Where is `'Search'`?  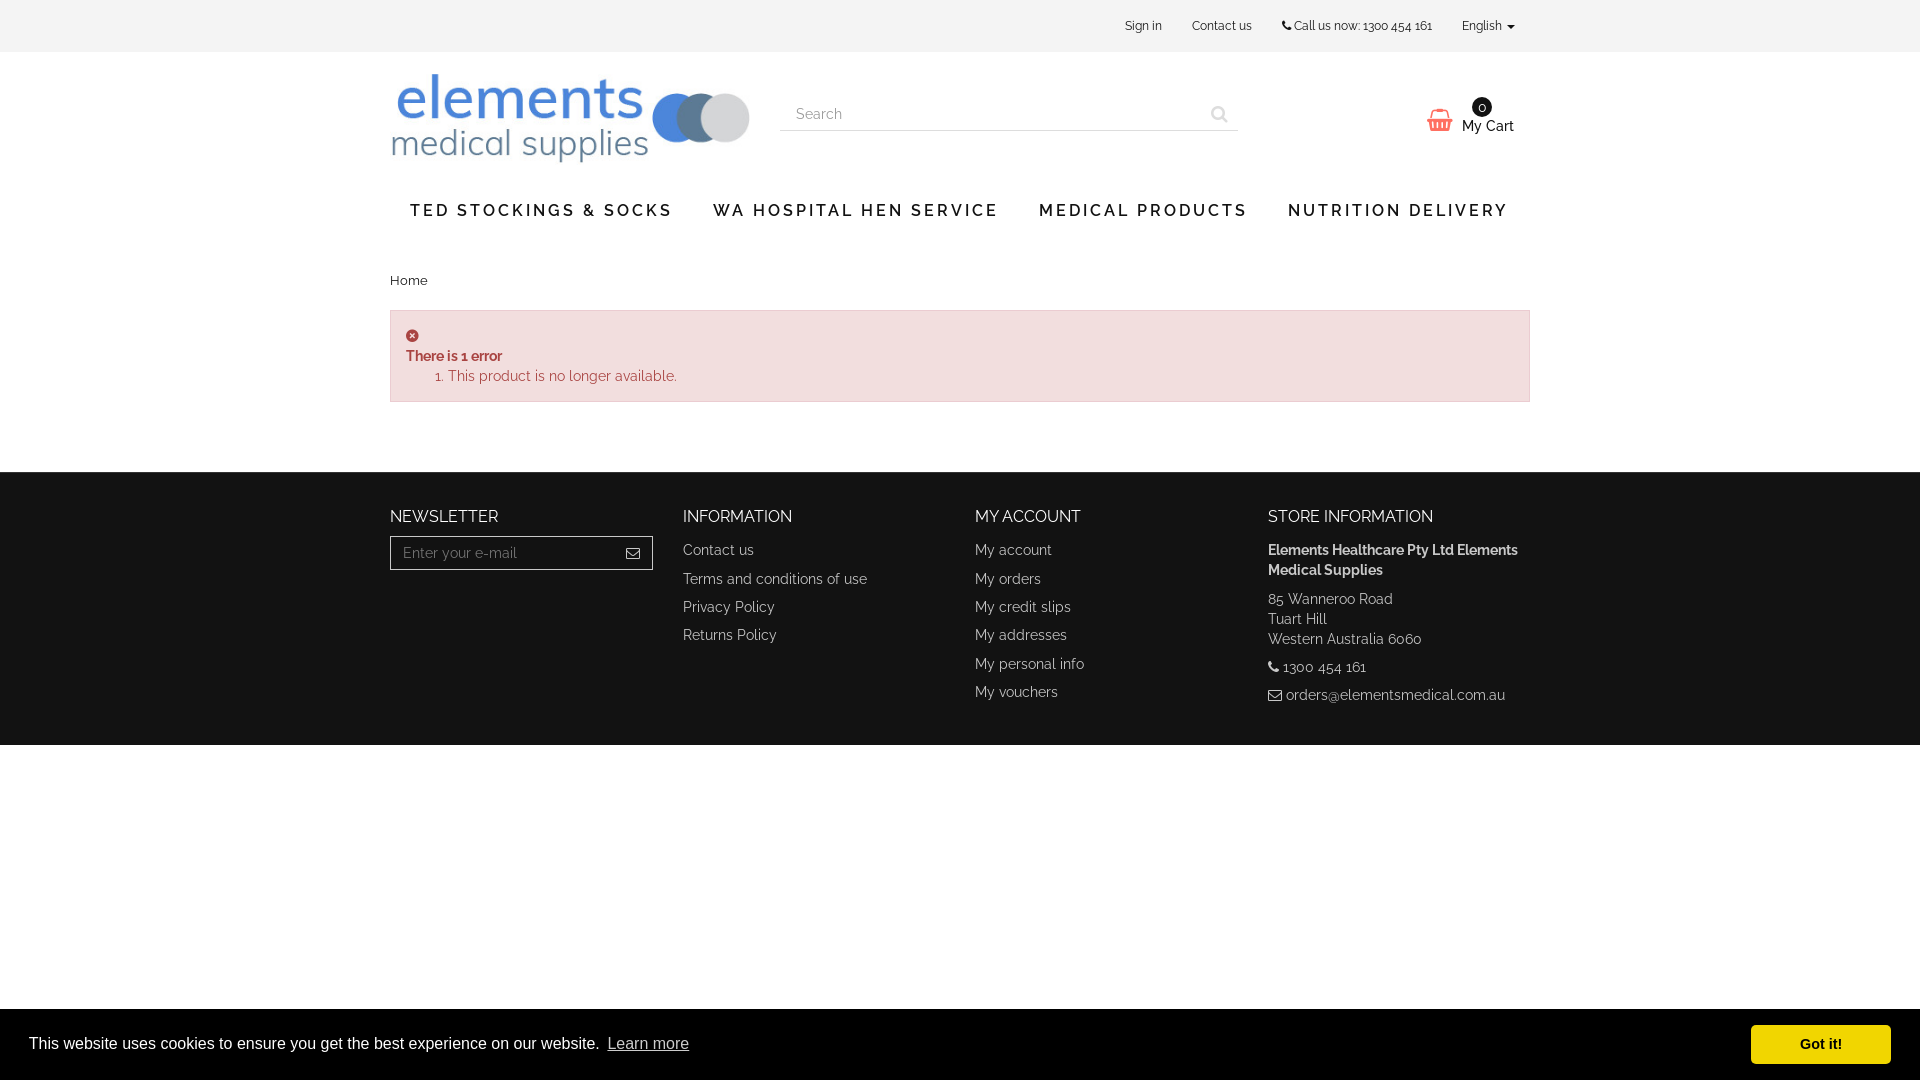 'Search' is located at coordinates (1217, 114).